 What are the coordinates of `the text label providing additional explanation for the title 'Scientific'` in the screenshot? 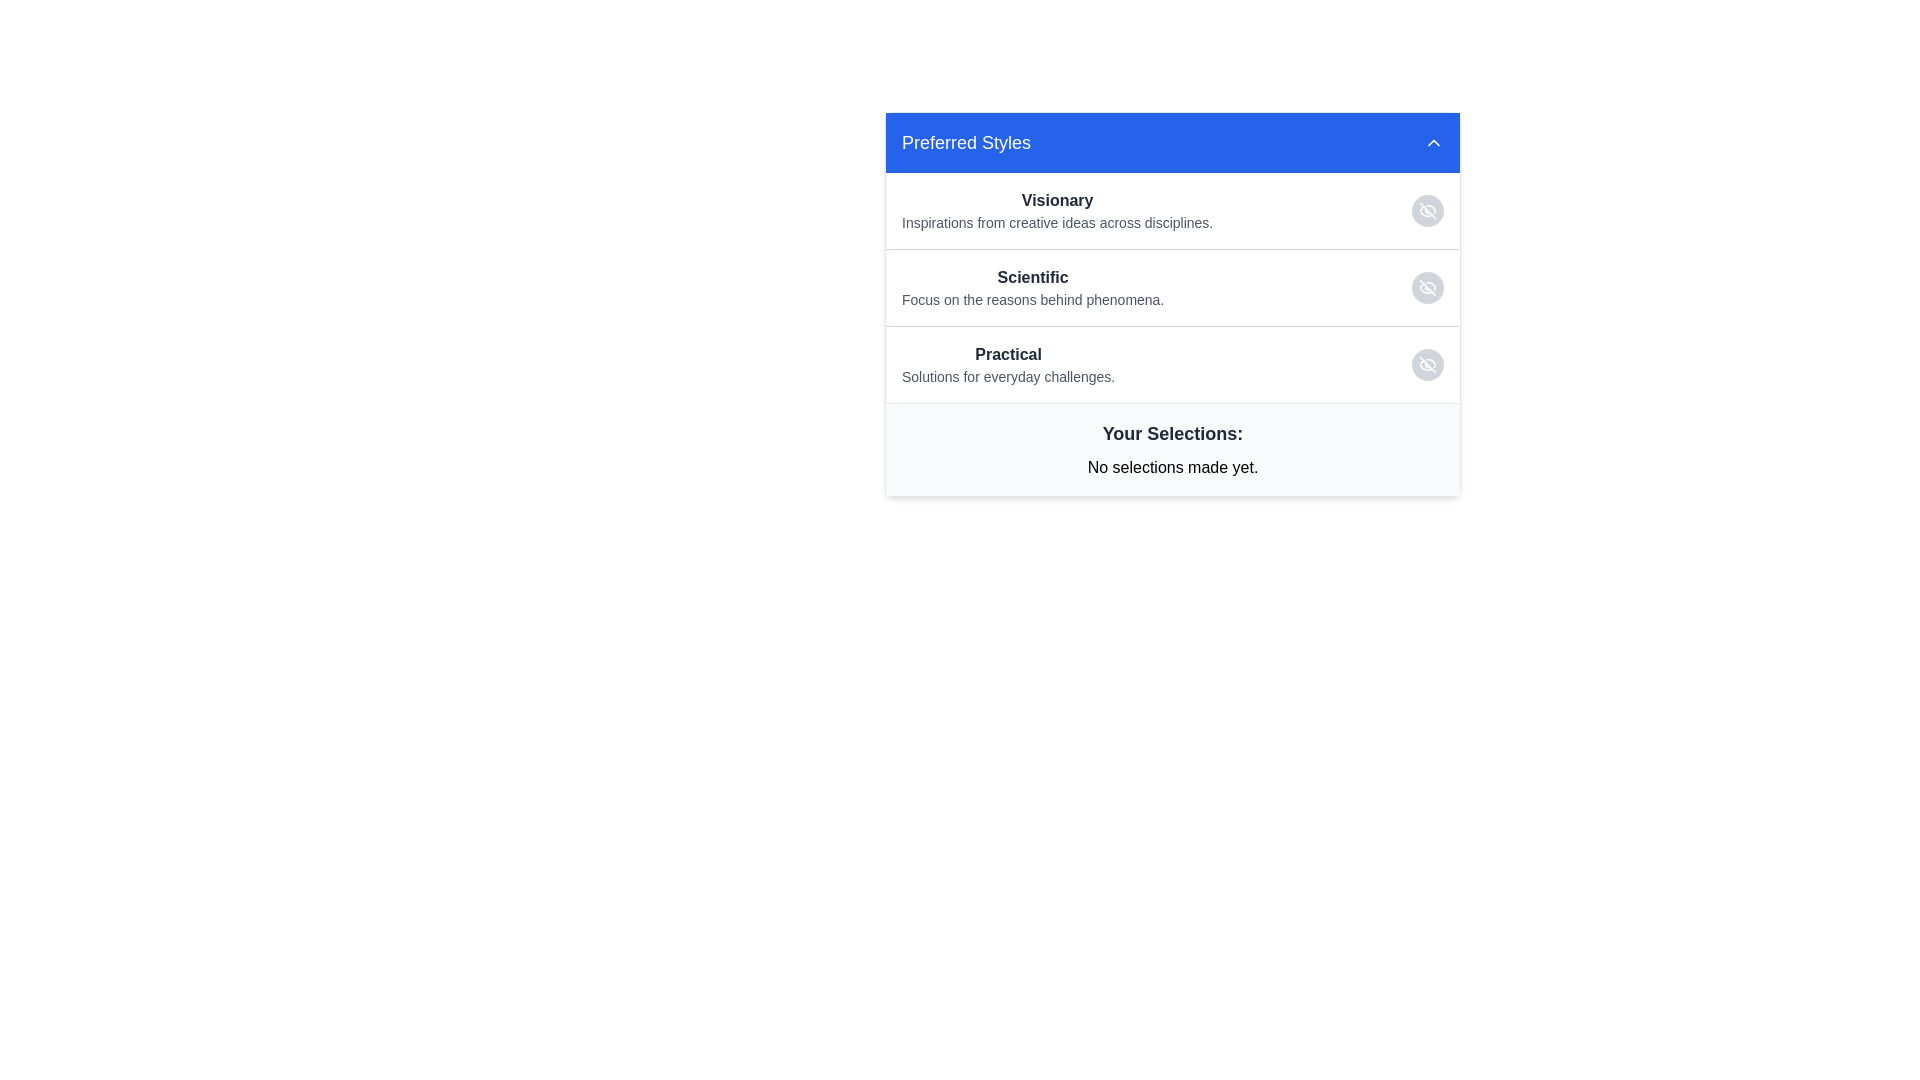 It's located at (1033, 300).